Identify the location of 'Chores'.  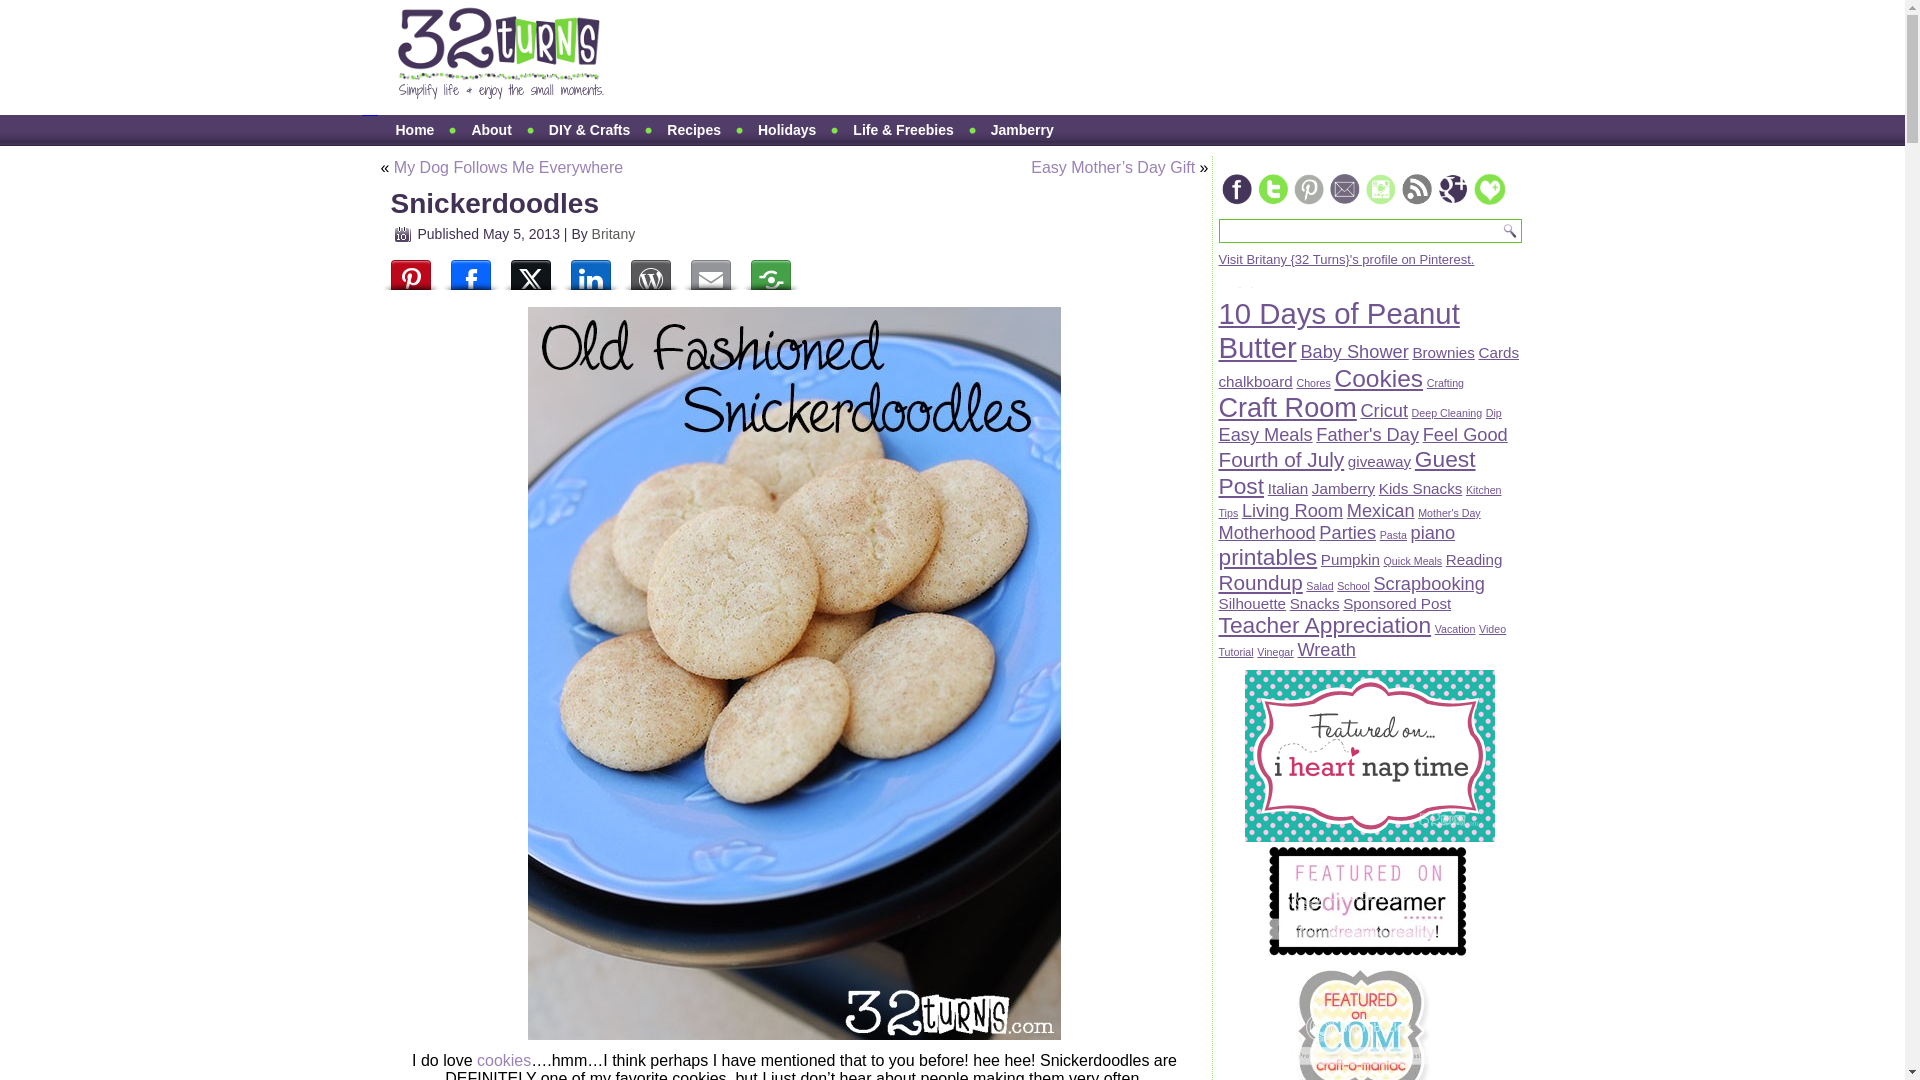
(1313, 382).